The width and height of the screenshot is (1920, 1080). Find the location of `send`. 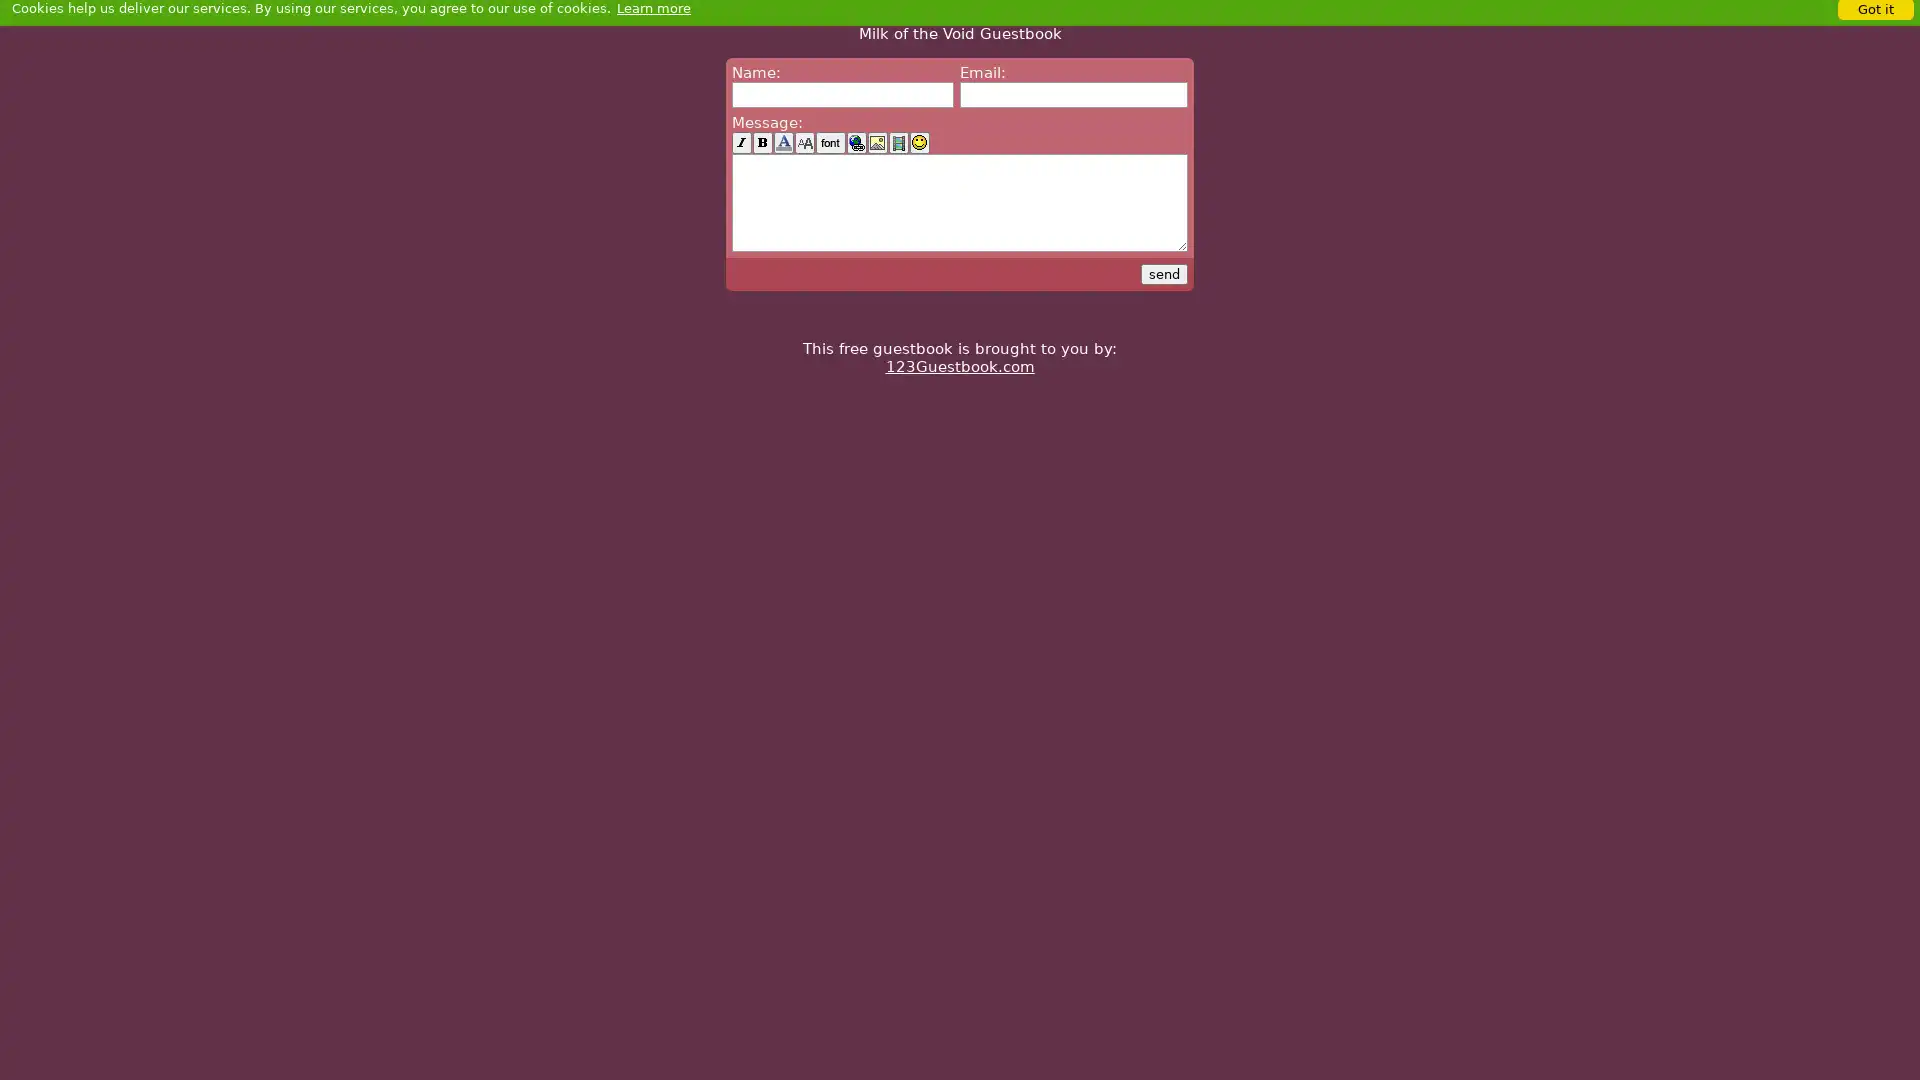

send is located at coordinates (1164, 274).